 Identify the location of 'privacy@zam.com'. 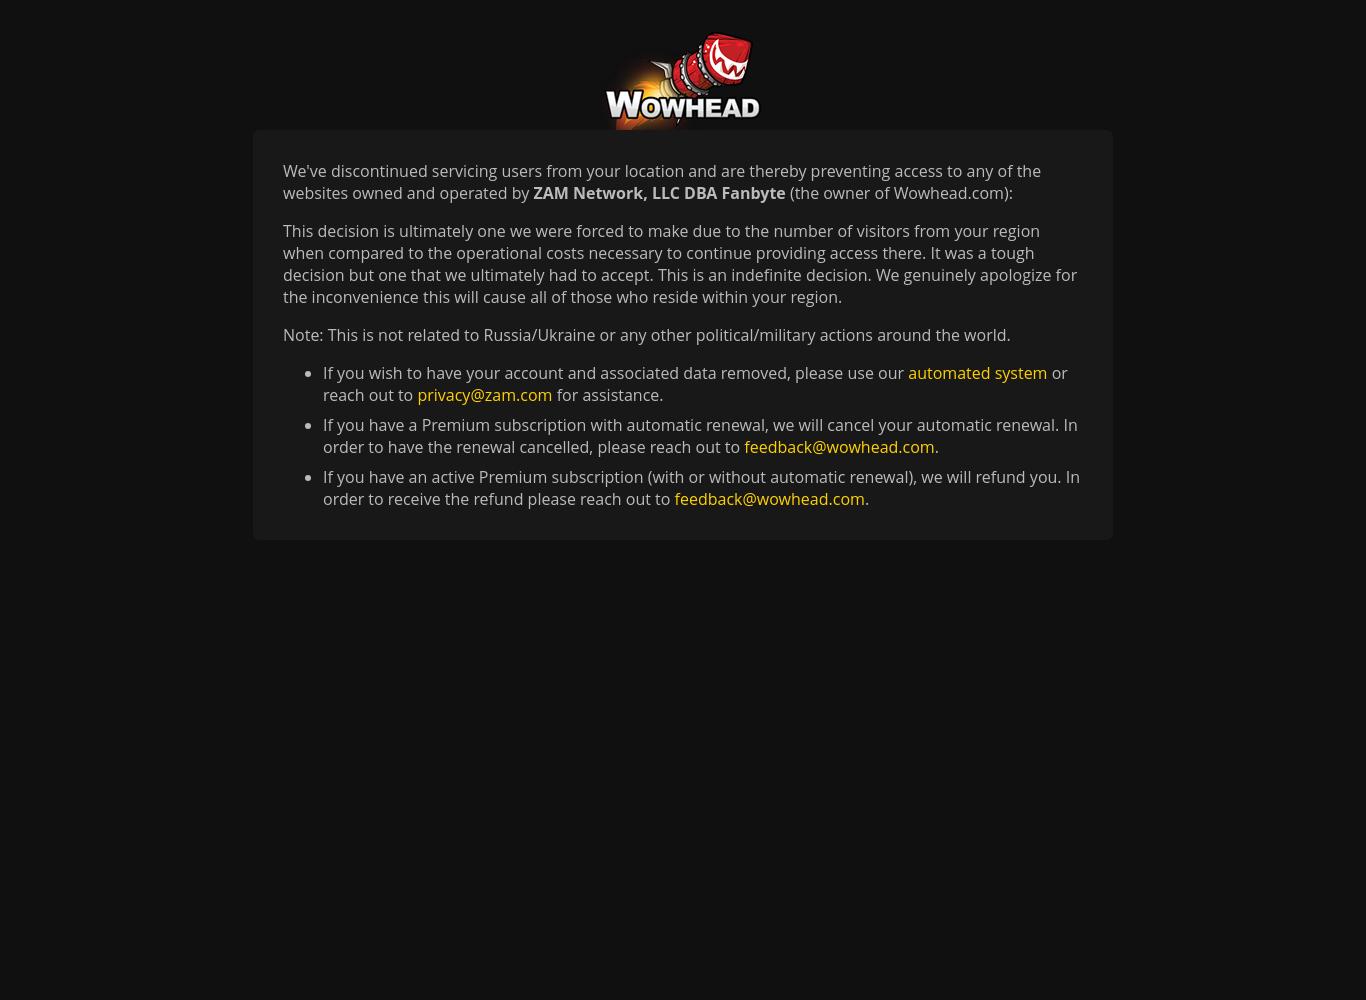
(484, 395).